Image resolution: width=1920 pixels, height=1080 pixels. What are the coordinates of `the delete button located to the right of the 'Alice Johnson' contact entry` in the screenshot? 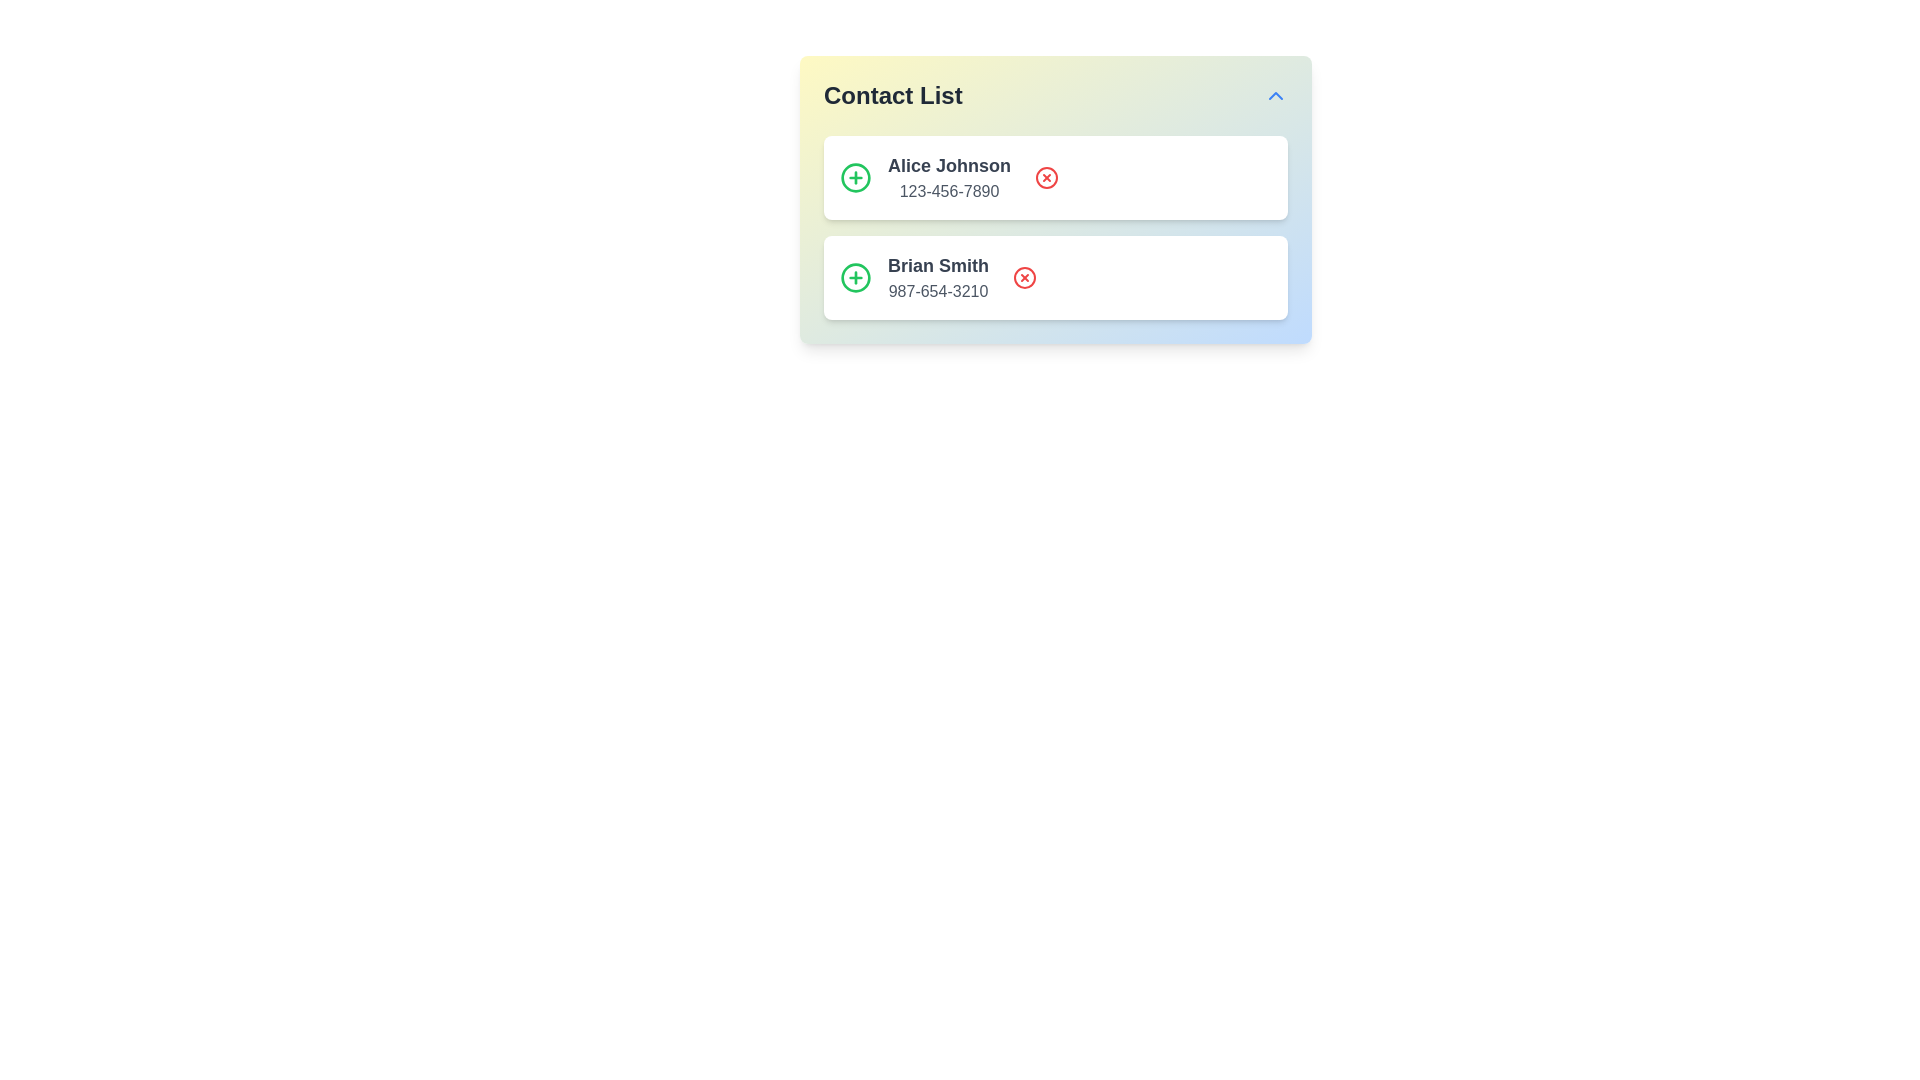 It's located at (1045, 176).